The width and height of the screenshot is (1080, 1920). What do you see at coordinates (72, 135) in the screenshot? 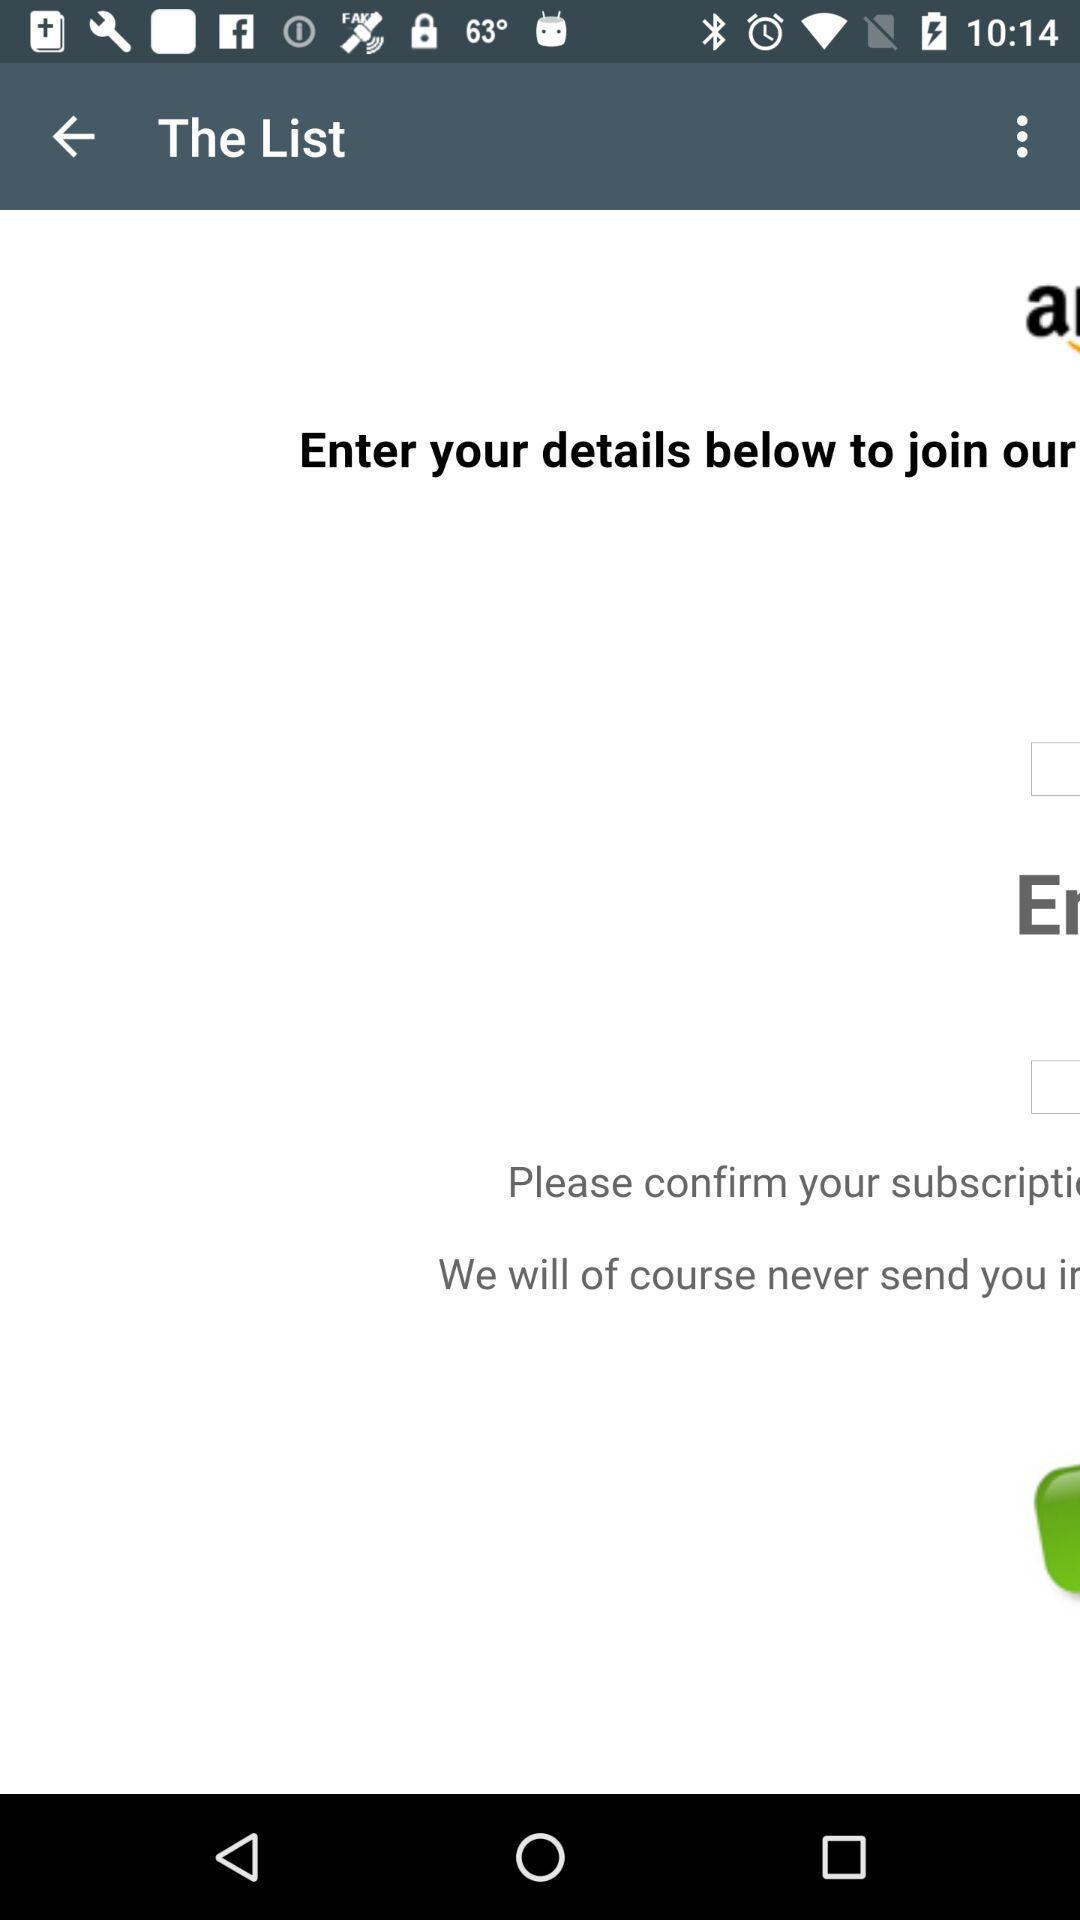
I see `the icon to the left of the the list item` at bounding box center [72, 135].